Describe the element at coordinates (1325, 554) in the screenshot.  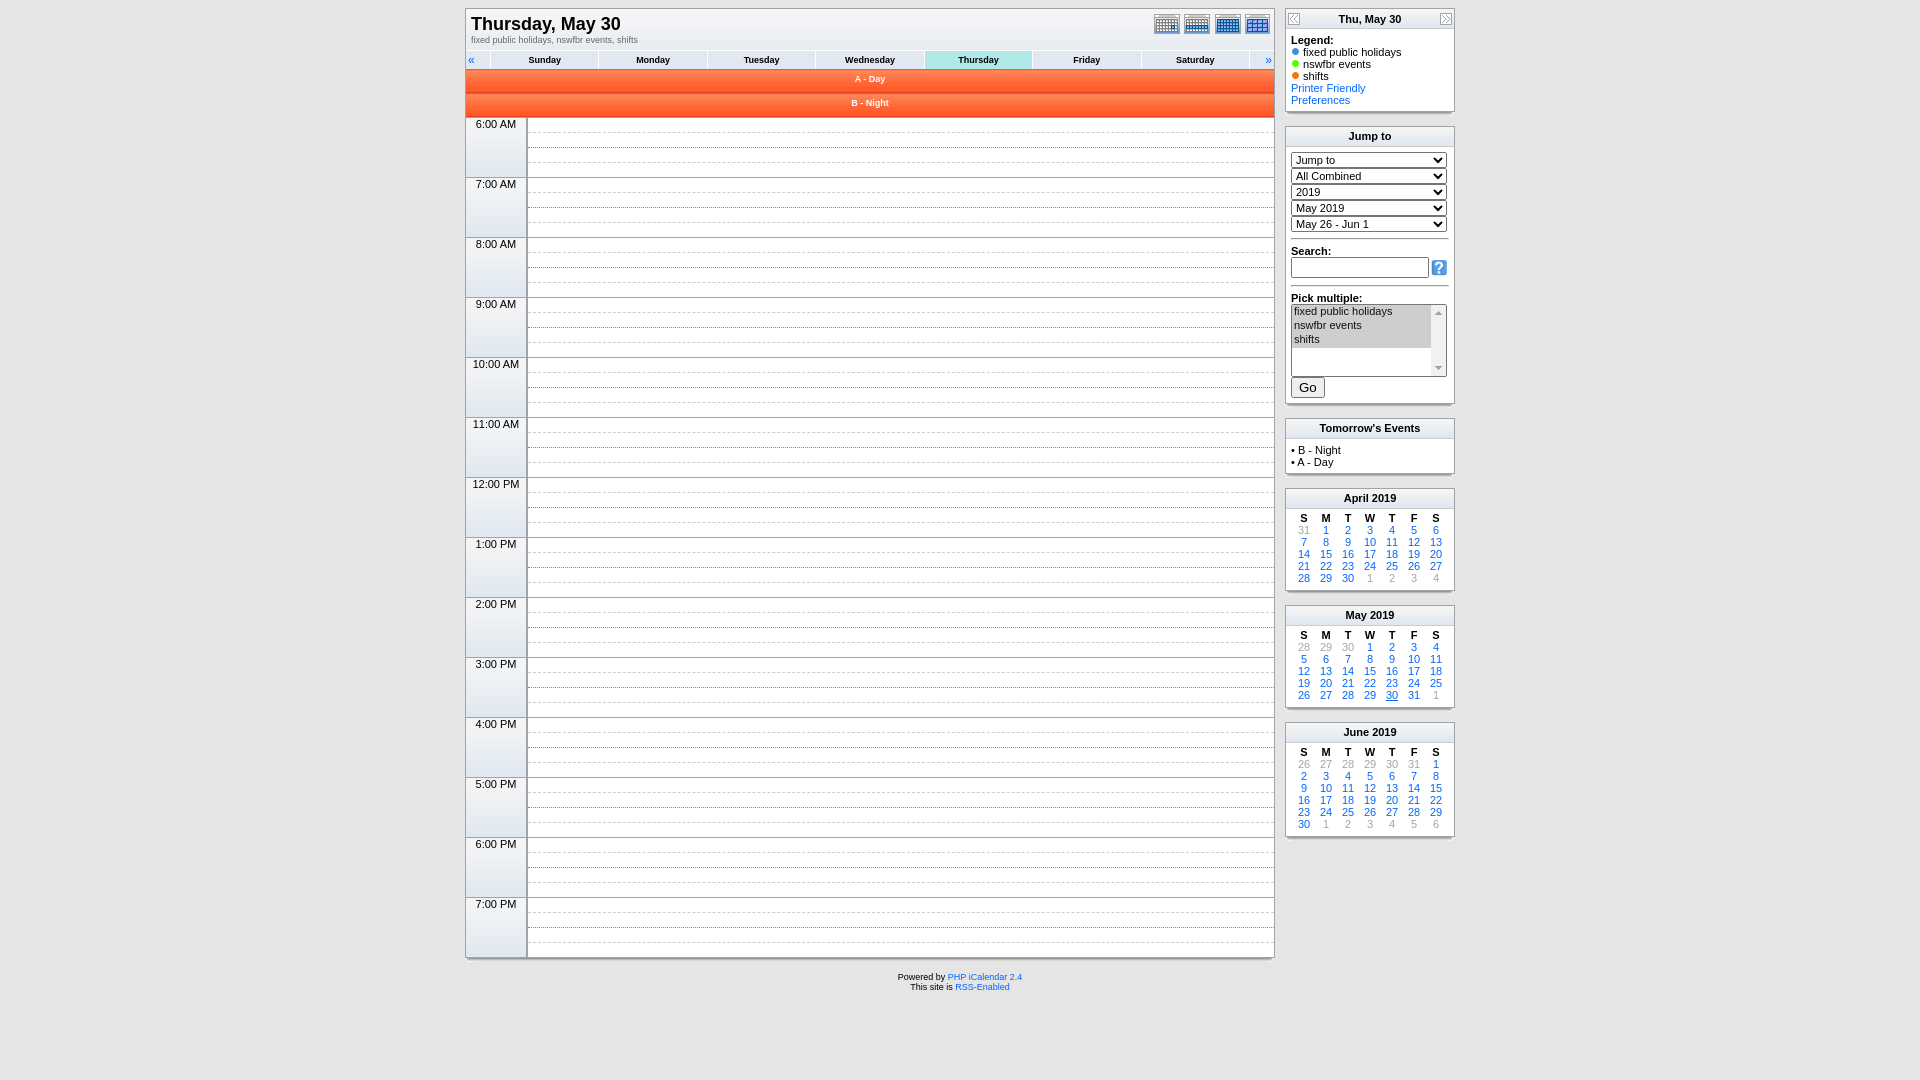
I see `'15'` at that location.